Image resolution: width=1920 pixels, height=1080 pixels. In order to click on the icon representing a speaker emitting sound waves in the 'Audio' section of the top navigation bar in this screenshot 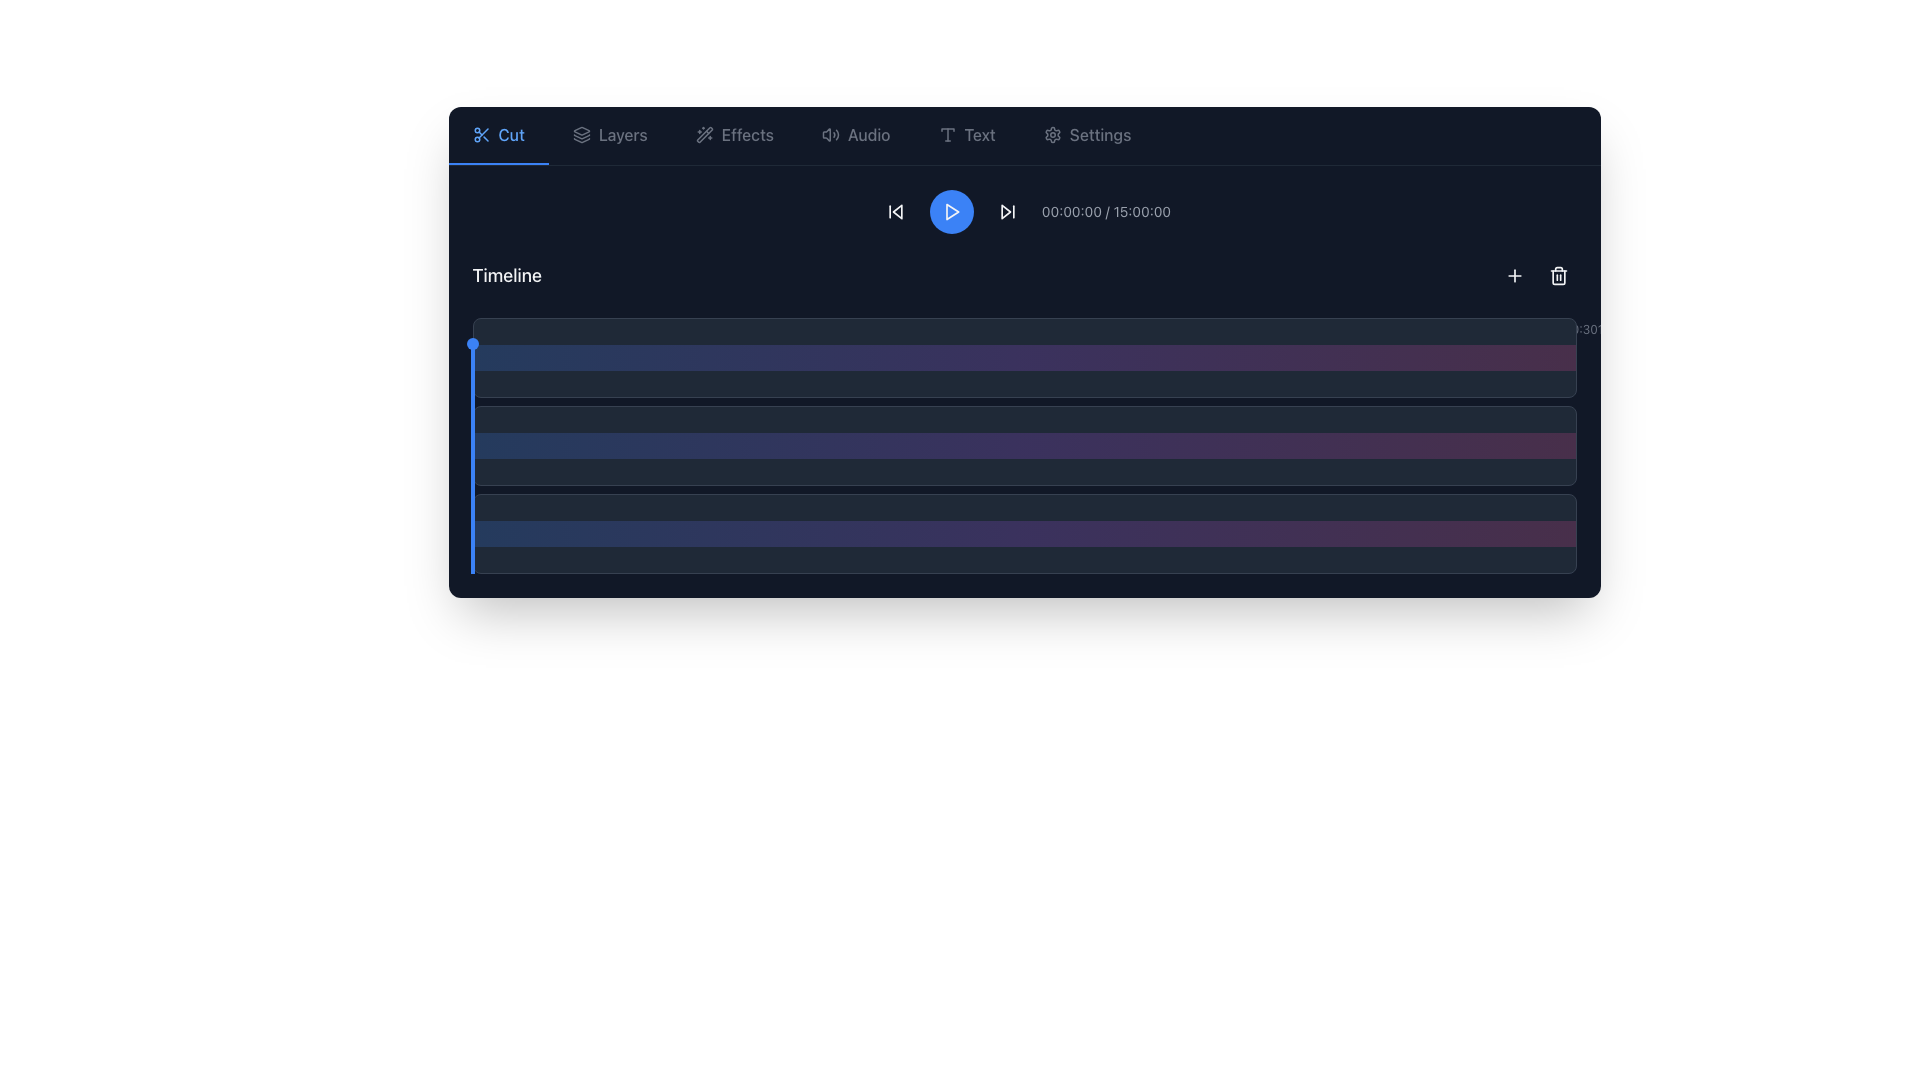, I will do `click(830, 135)`.